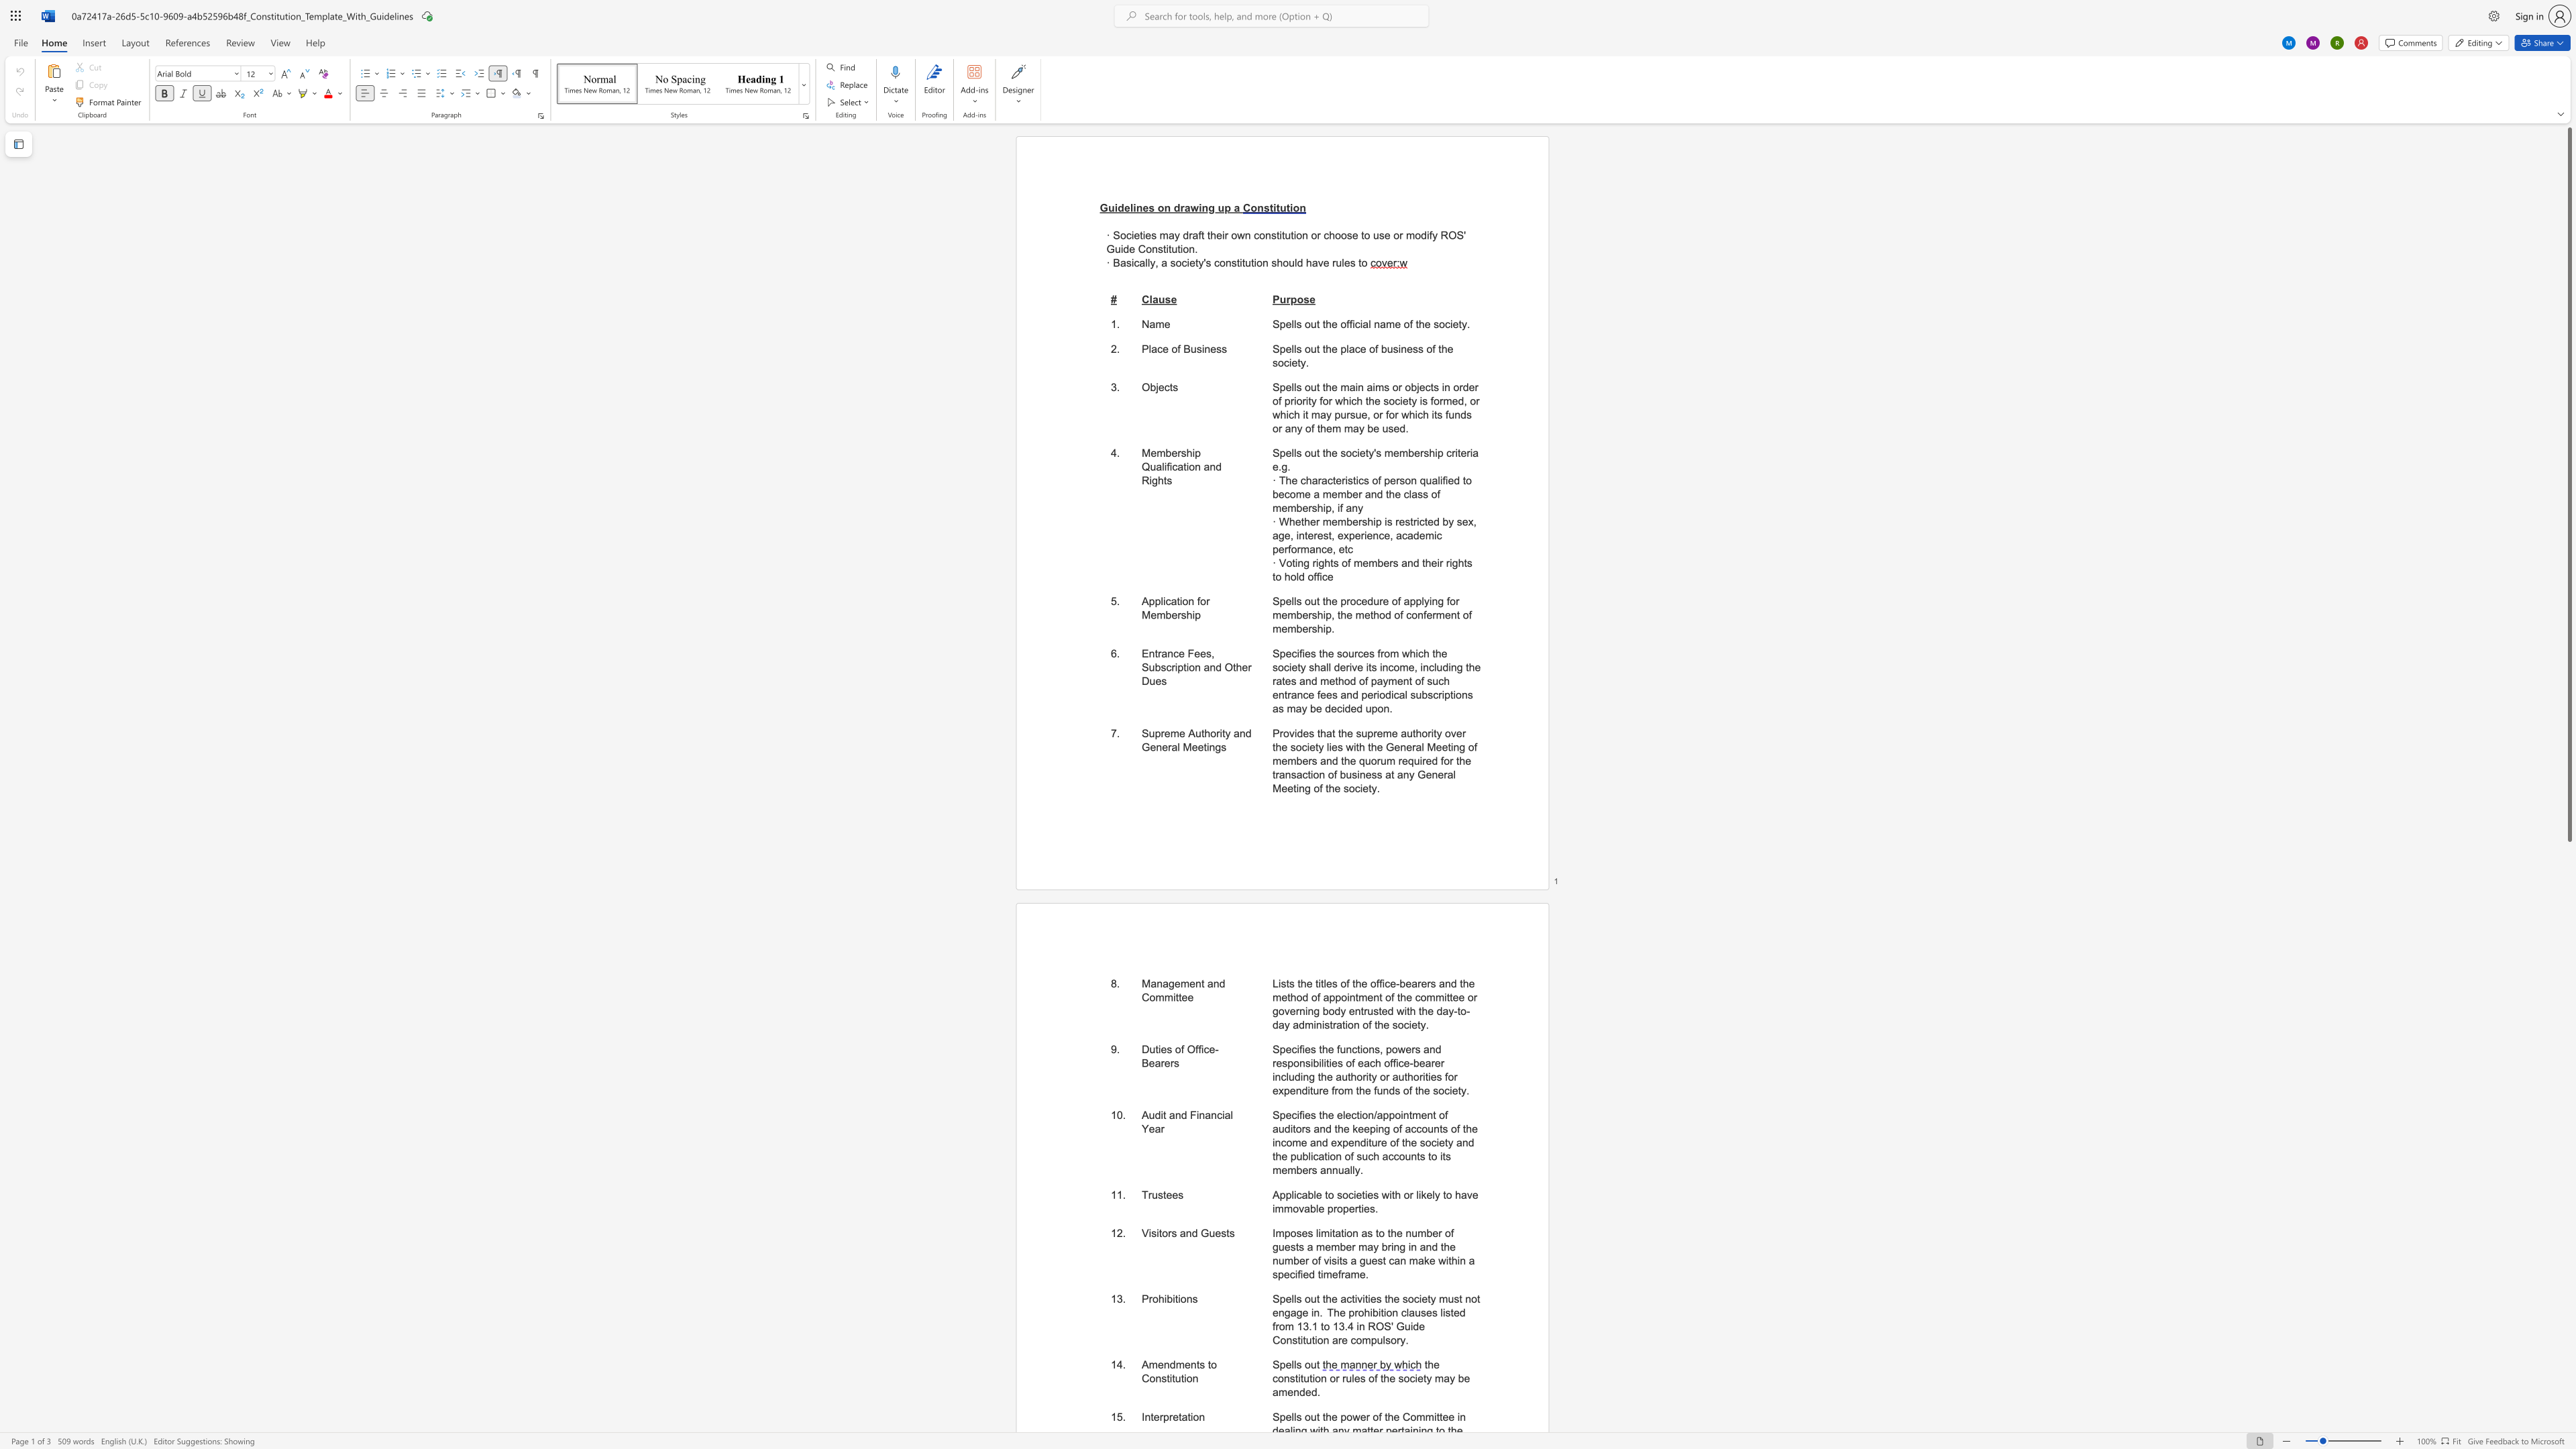  I want to click on the subset text "lly" within the text "Basically, a", so click(1144, 263).